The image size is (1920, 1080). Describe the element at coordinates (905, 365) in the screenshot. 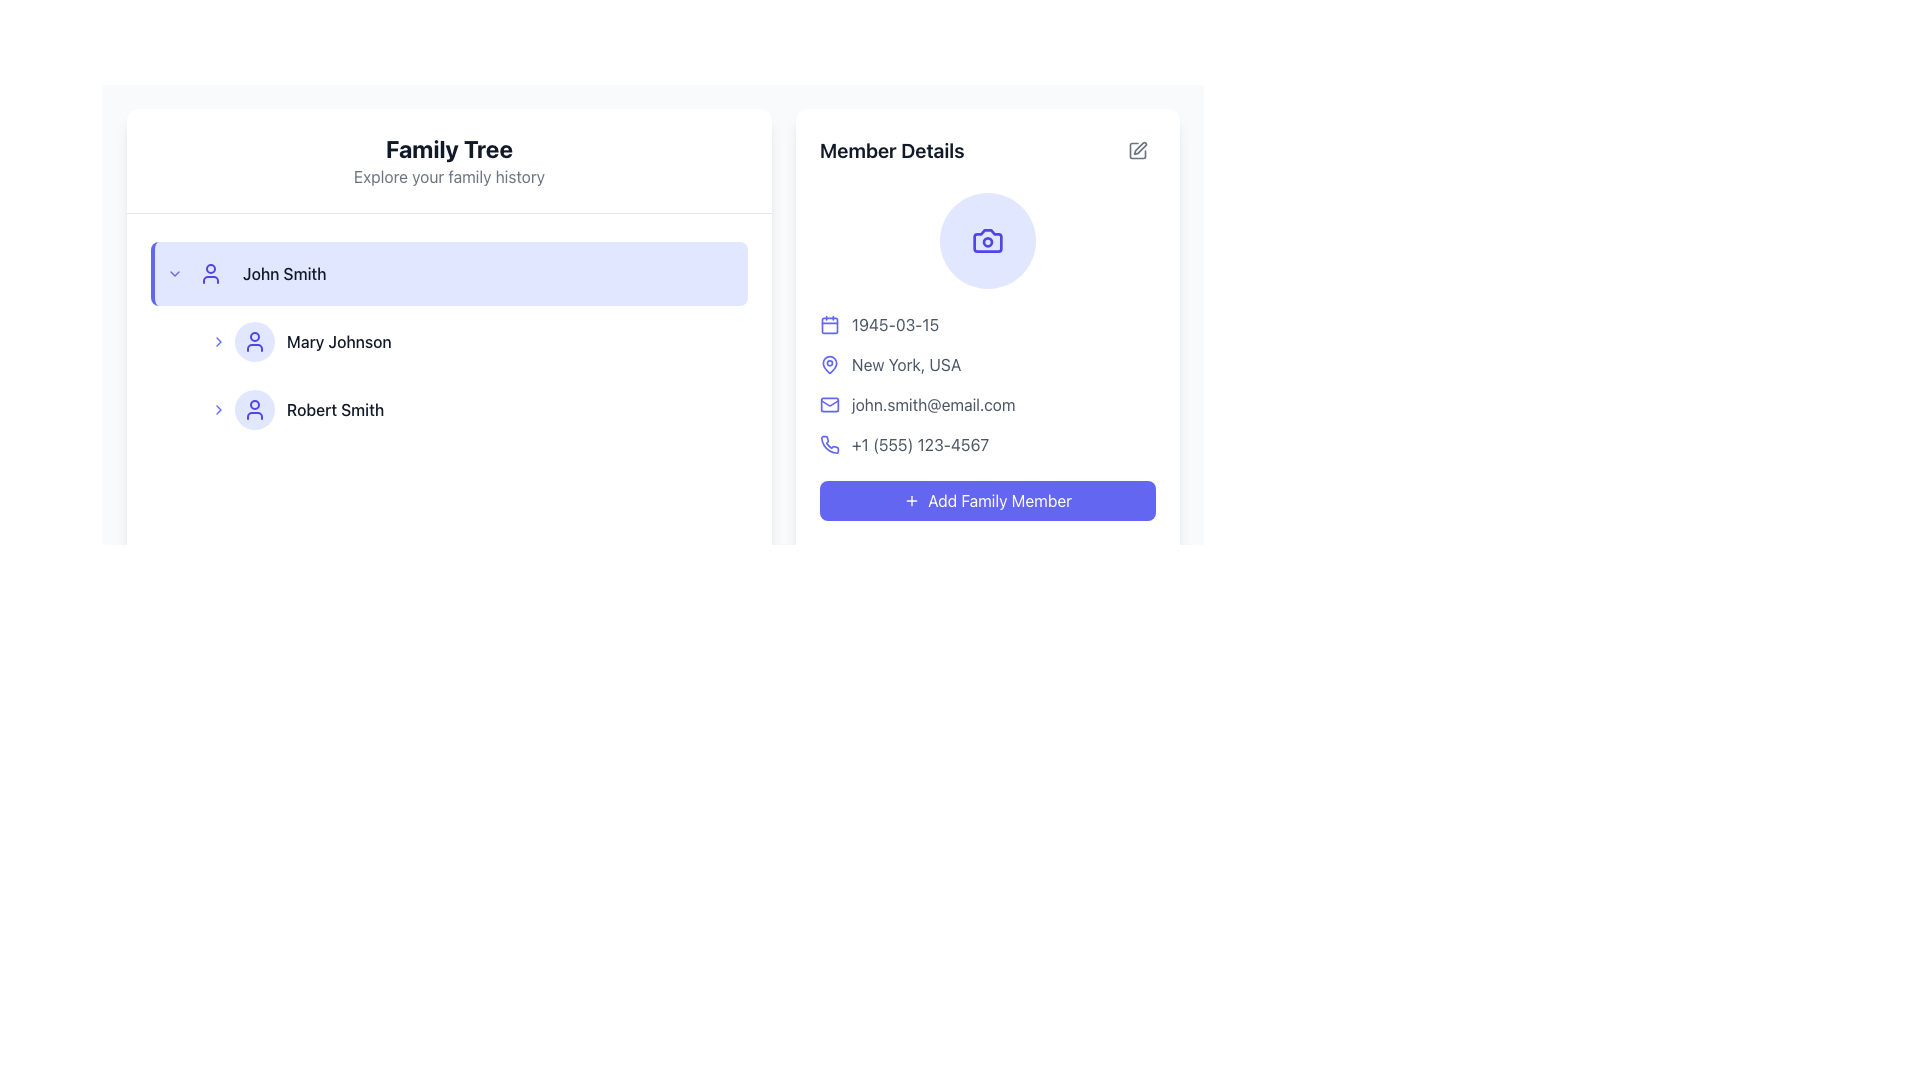

I see `the Text label displaying the location 'New York, USA' in the 'Member Details' section, which is located under the map pin icon and above the email information line` at that location.